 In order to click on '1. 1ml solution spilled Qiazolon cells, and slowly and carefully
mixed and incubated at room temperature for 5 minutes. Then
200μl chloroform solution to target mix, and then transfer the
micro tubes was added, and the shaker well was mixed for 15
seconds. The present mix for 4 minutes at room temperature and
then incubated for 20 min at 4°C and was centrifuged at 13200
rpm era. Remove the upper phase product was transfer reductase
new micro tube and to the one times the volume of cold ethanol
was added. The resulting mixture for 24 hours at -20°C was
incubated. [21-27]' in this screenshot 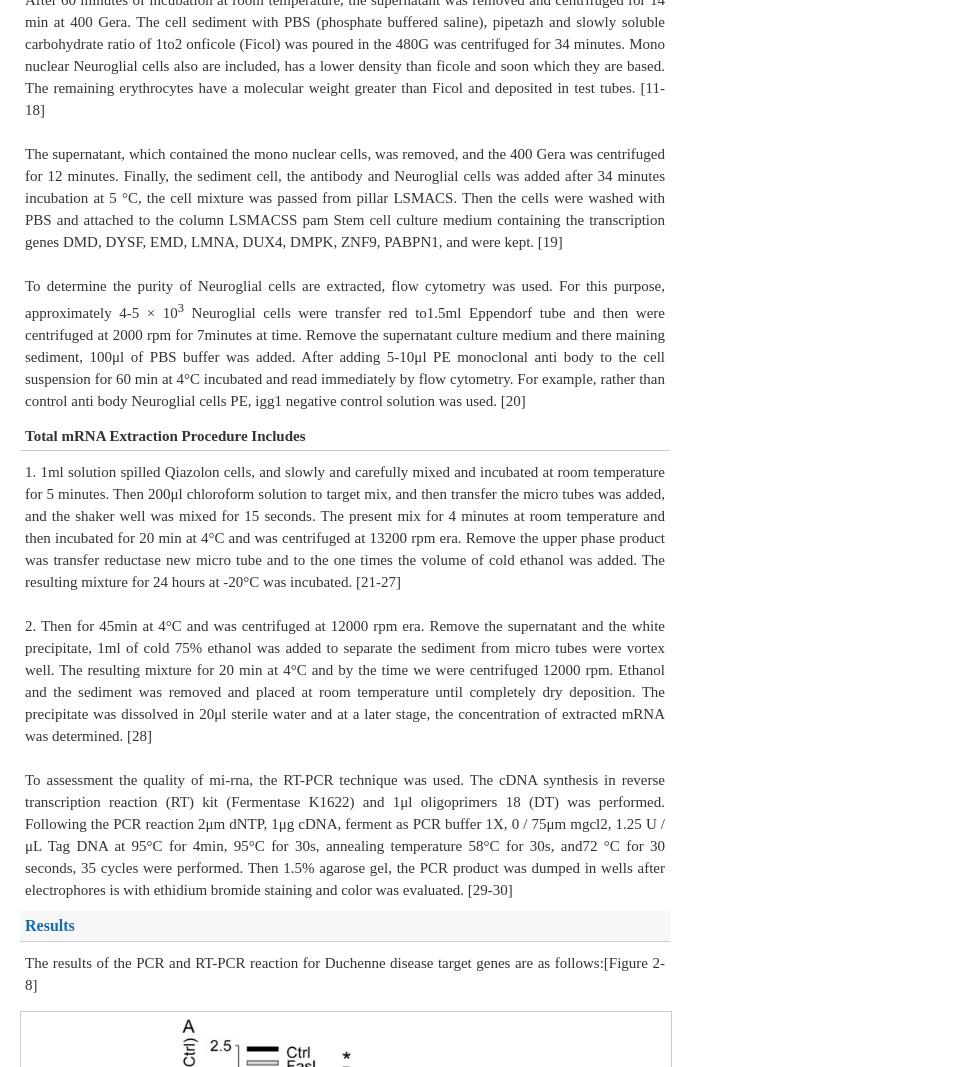, I will do `click(345, 525)`.